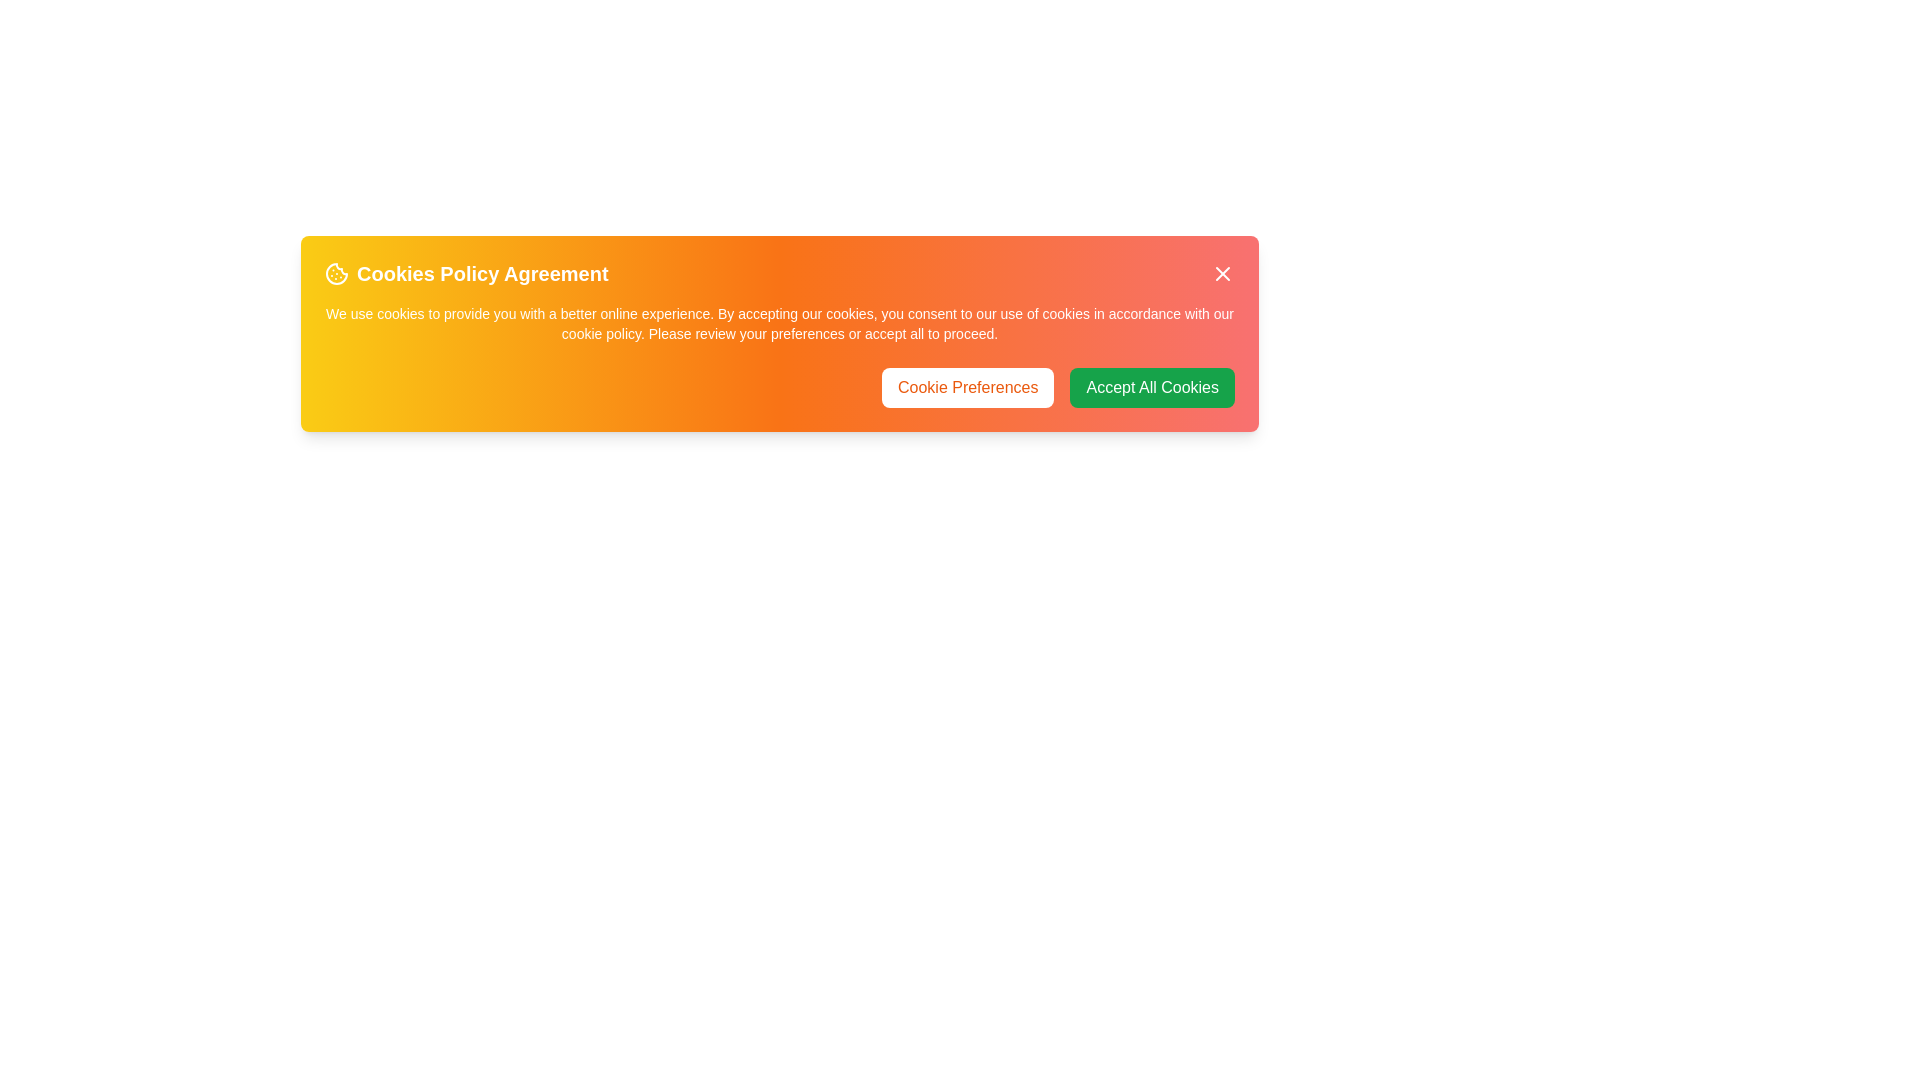 This screenshot has width=1920, height=1080. What do you see at coordinates (1152, 388) in the screenshot?
I see `the 'Accept All Cookies' button located in the bottom-right corner of the modal window to confirm cookie consent` at bounding box center [1152, 388].